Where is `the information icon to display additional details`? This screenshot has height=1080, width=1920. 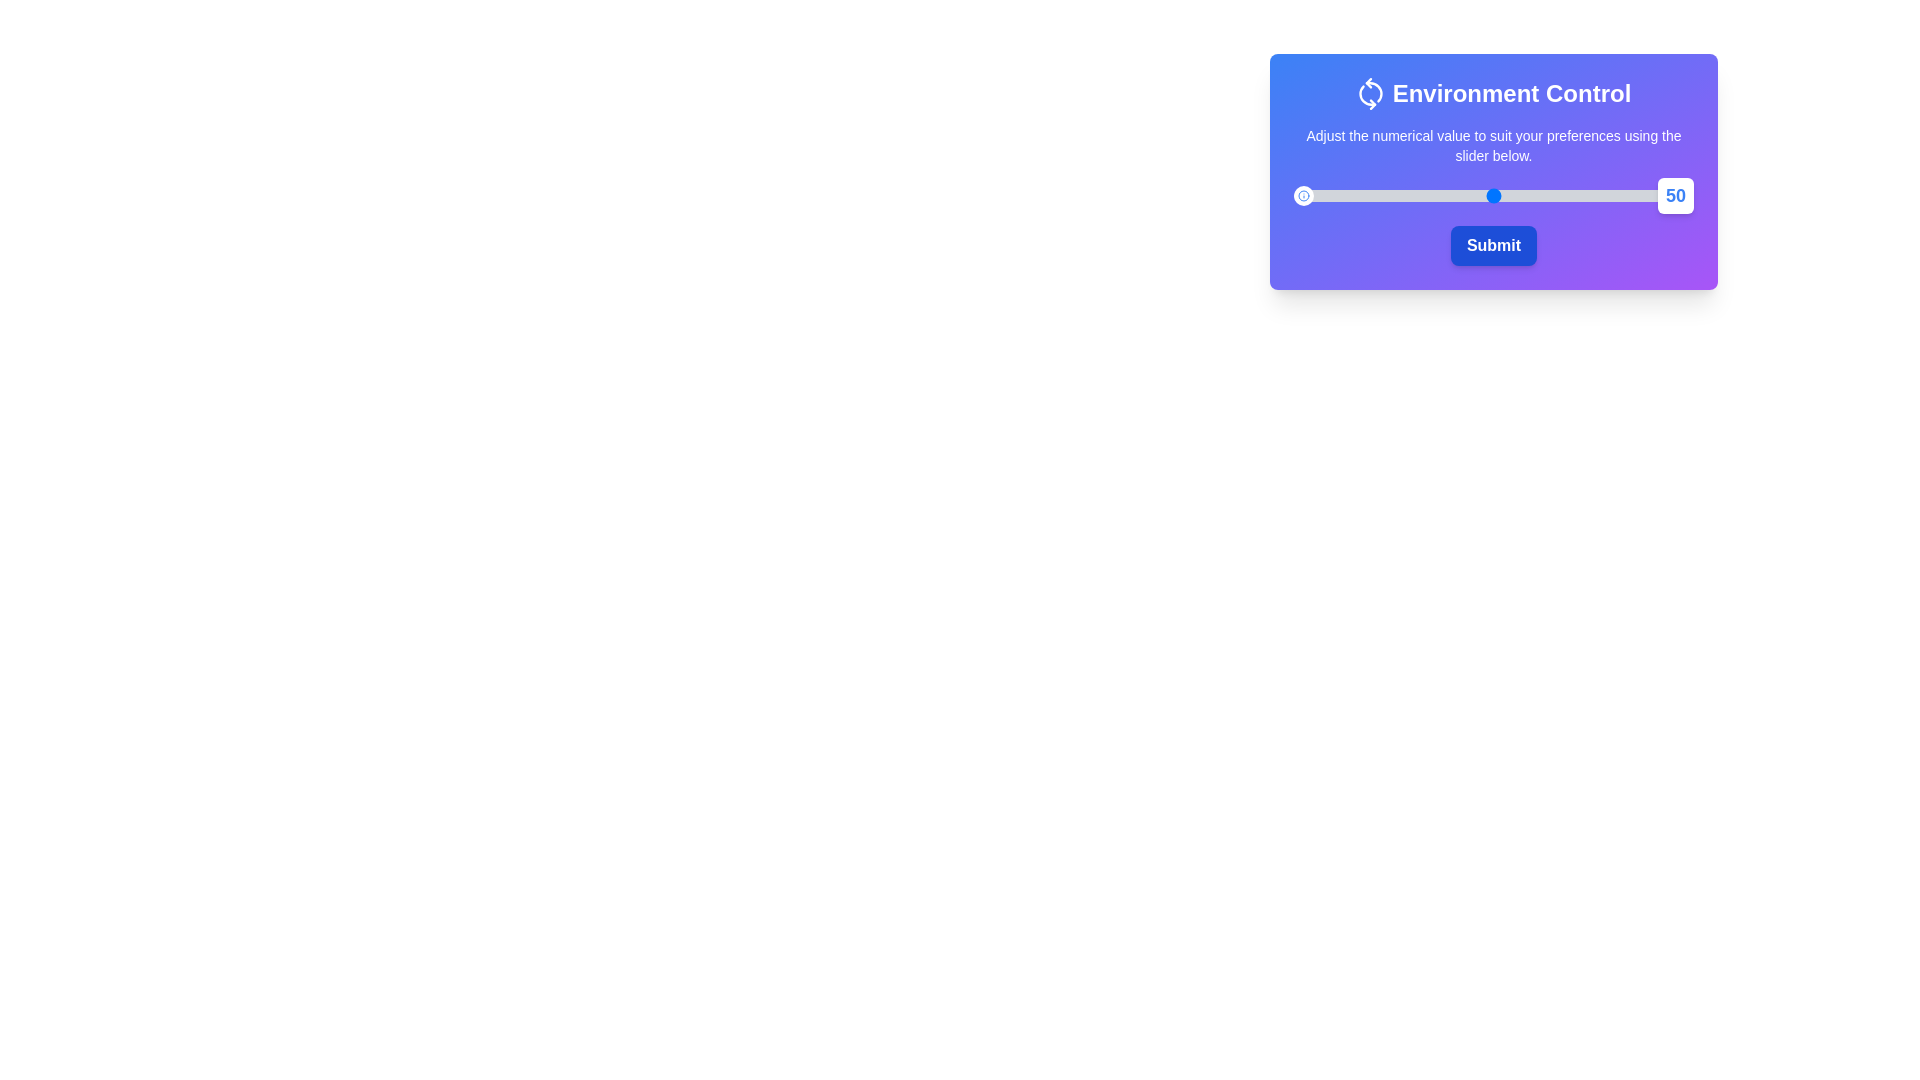
the information icon to display additional details is located at coordinates (1304, 196).